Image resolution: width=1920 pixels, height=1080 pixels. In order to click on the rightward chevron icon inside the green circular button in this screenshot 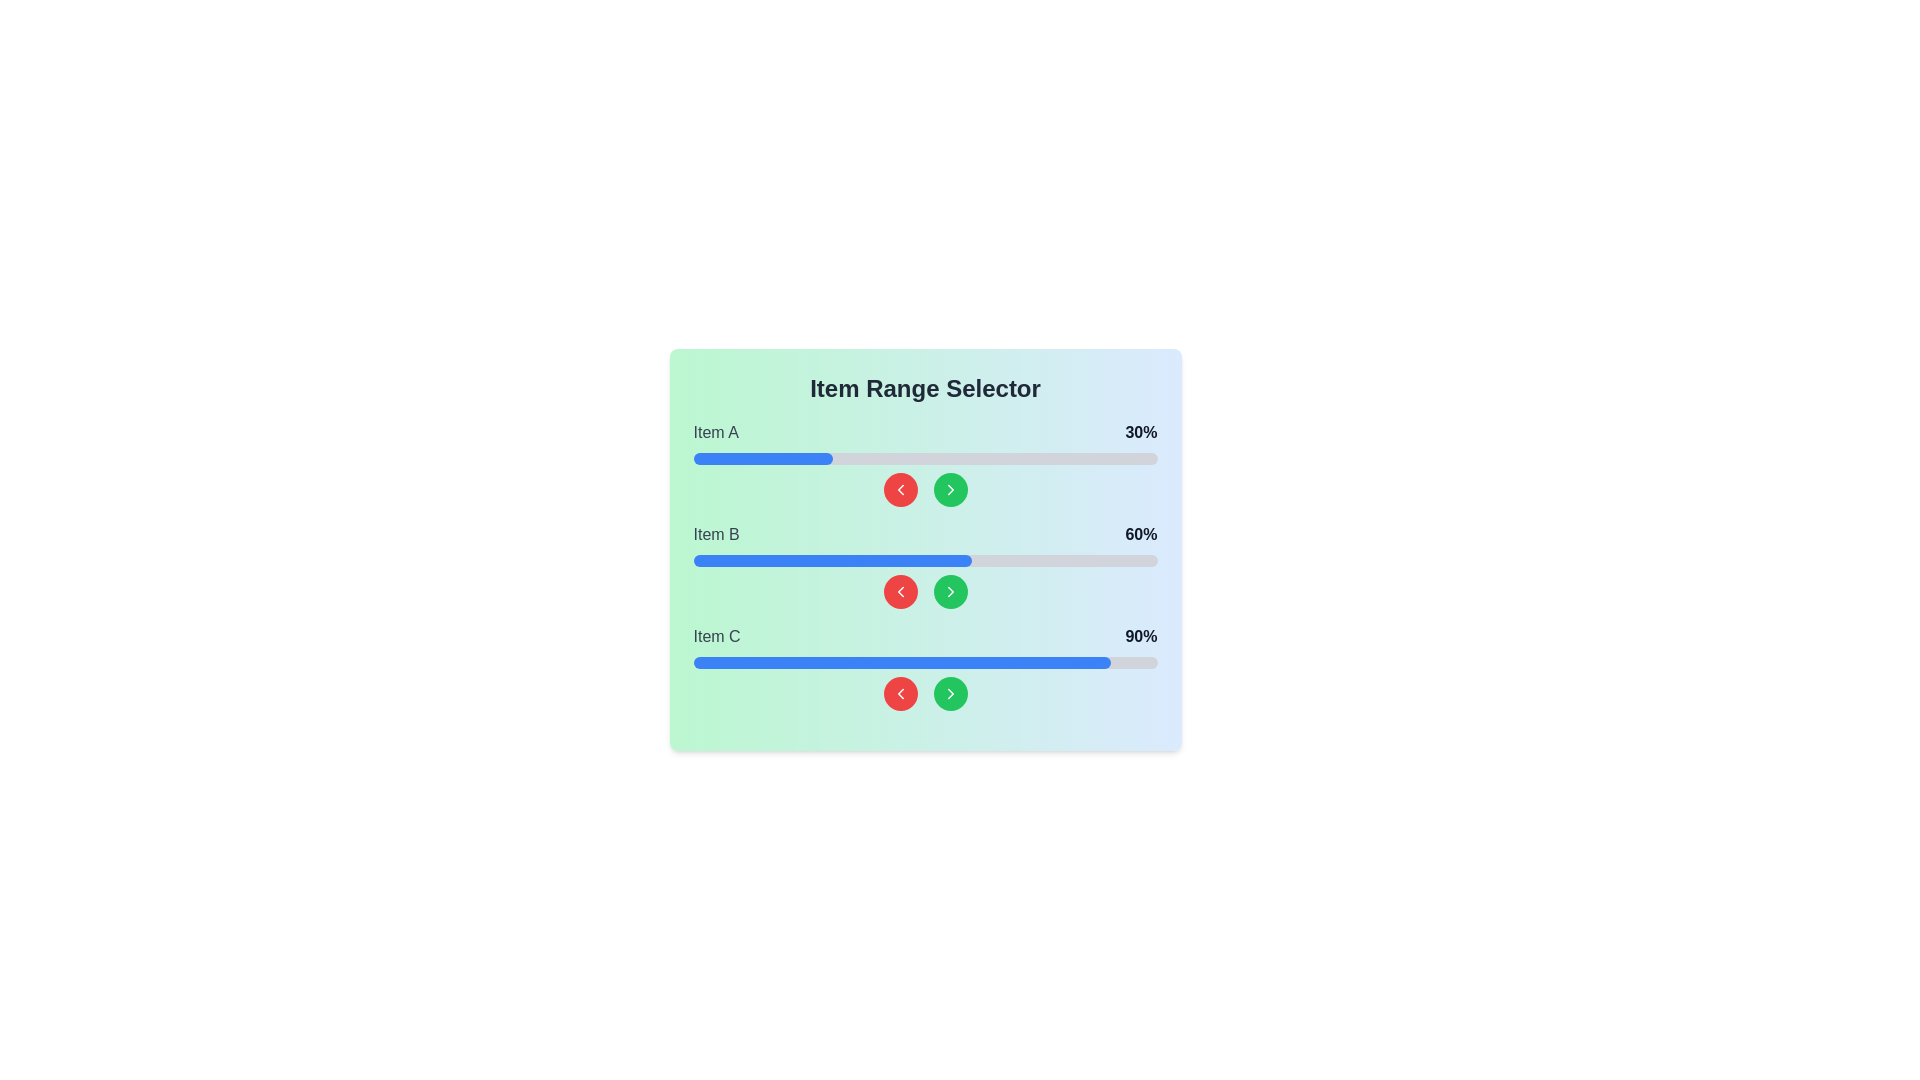, I will do `click(949, 489)`.